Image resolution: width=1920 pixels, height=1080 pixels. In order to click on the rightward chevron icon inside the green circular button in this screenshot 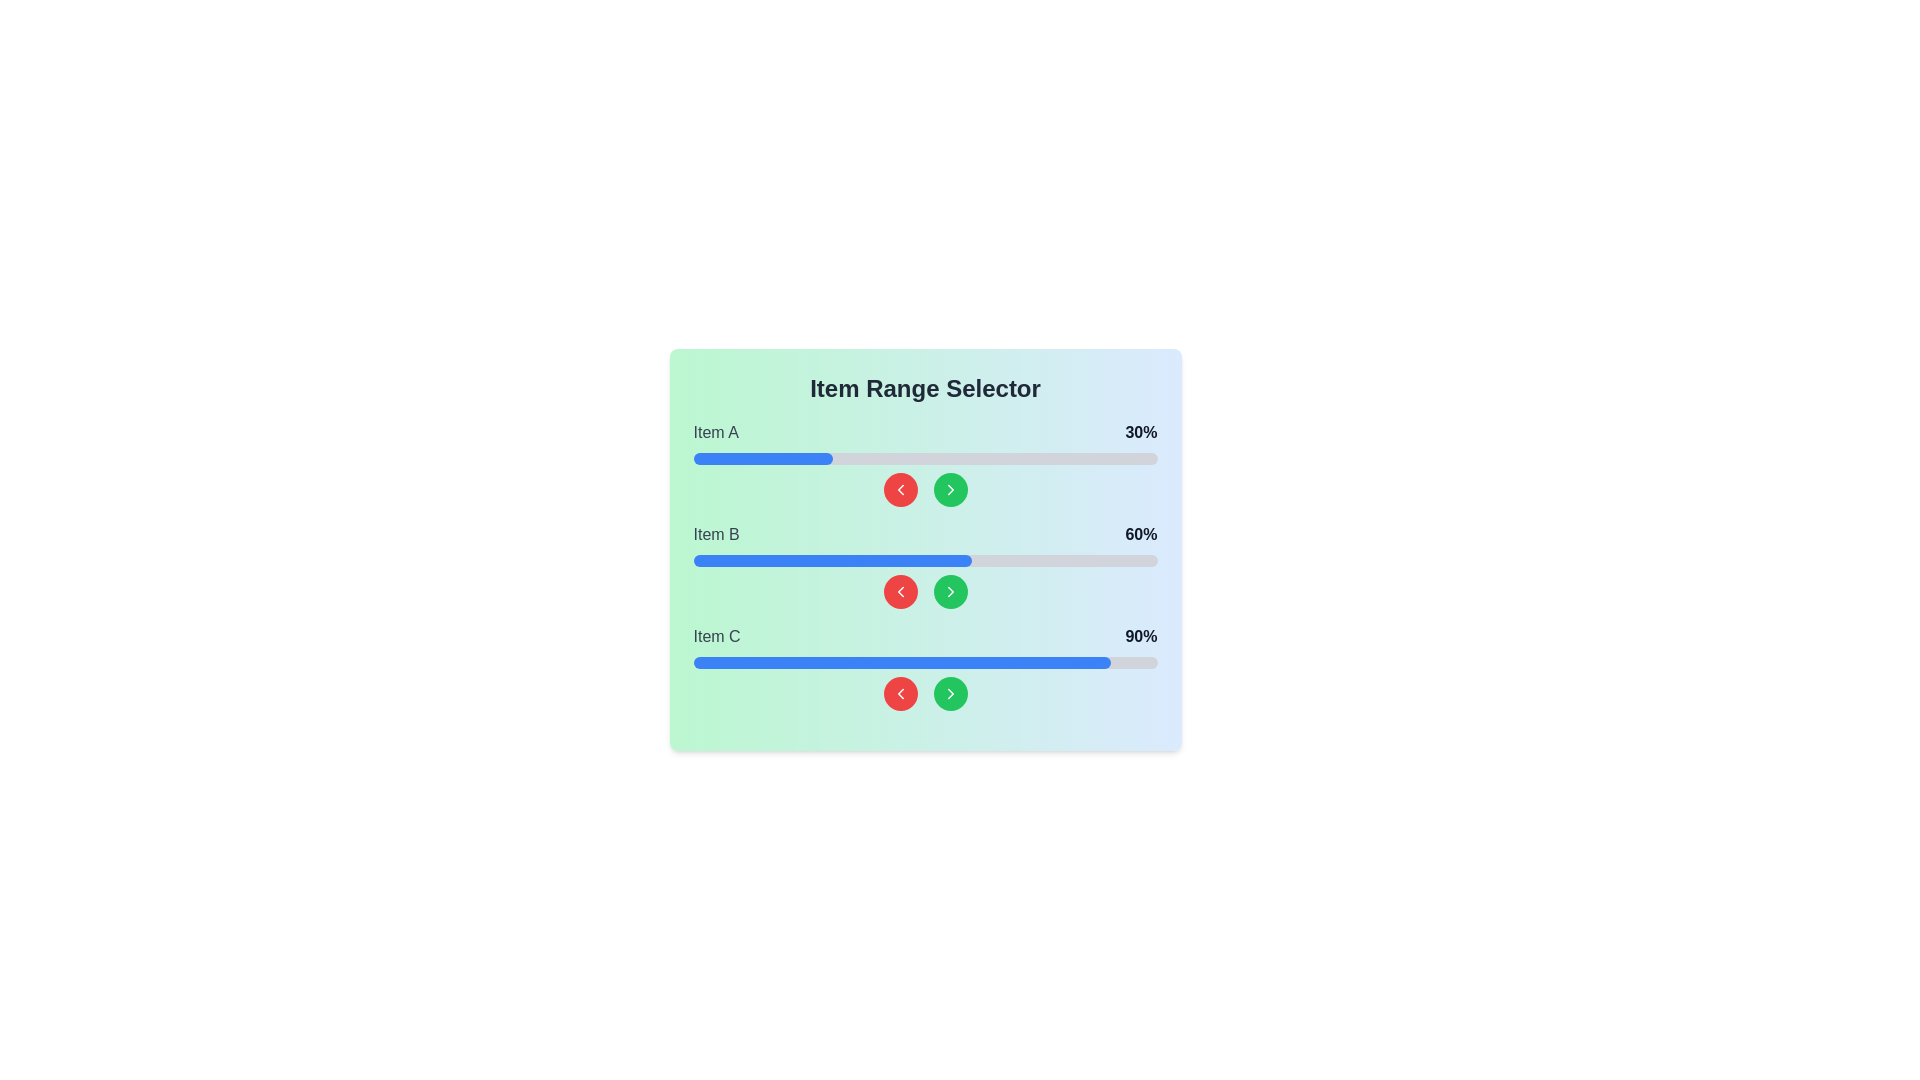, I will do `click(949, 489)`.